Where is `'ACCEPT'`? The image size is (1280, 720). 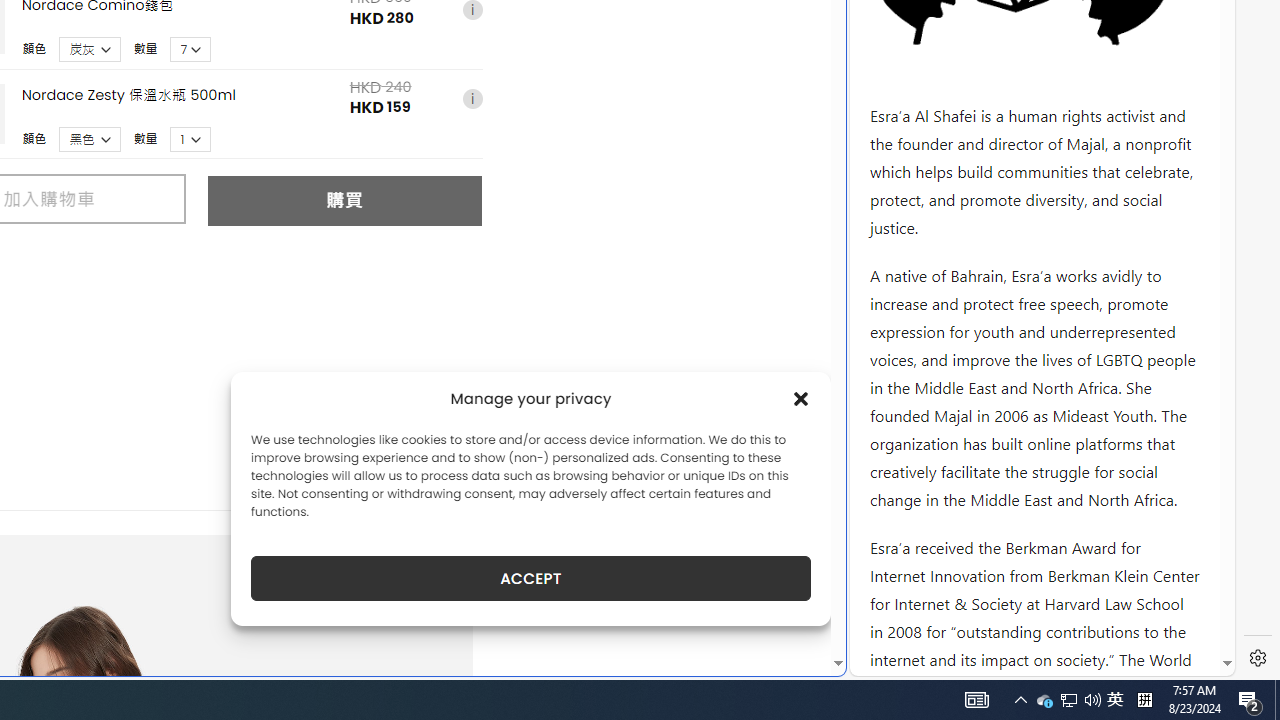
'ACCEPT' is located at coordinates (531, 578).